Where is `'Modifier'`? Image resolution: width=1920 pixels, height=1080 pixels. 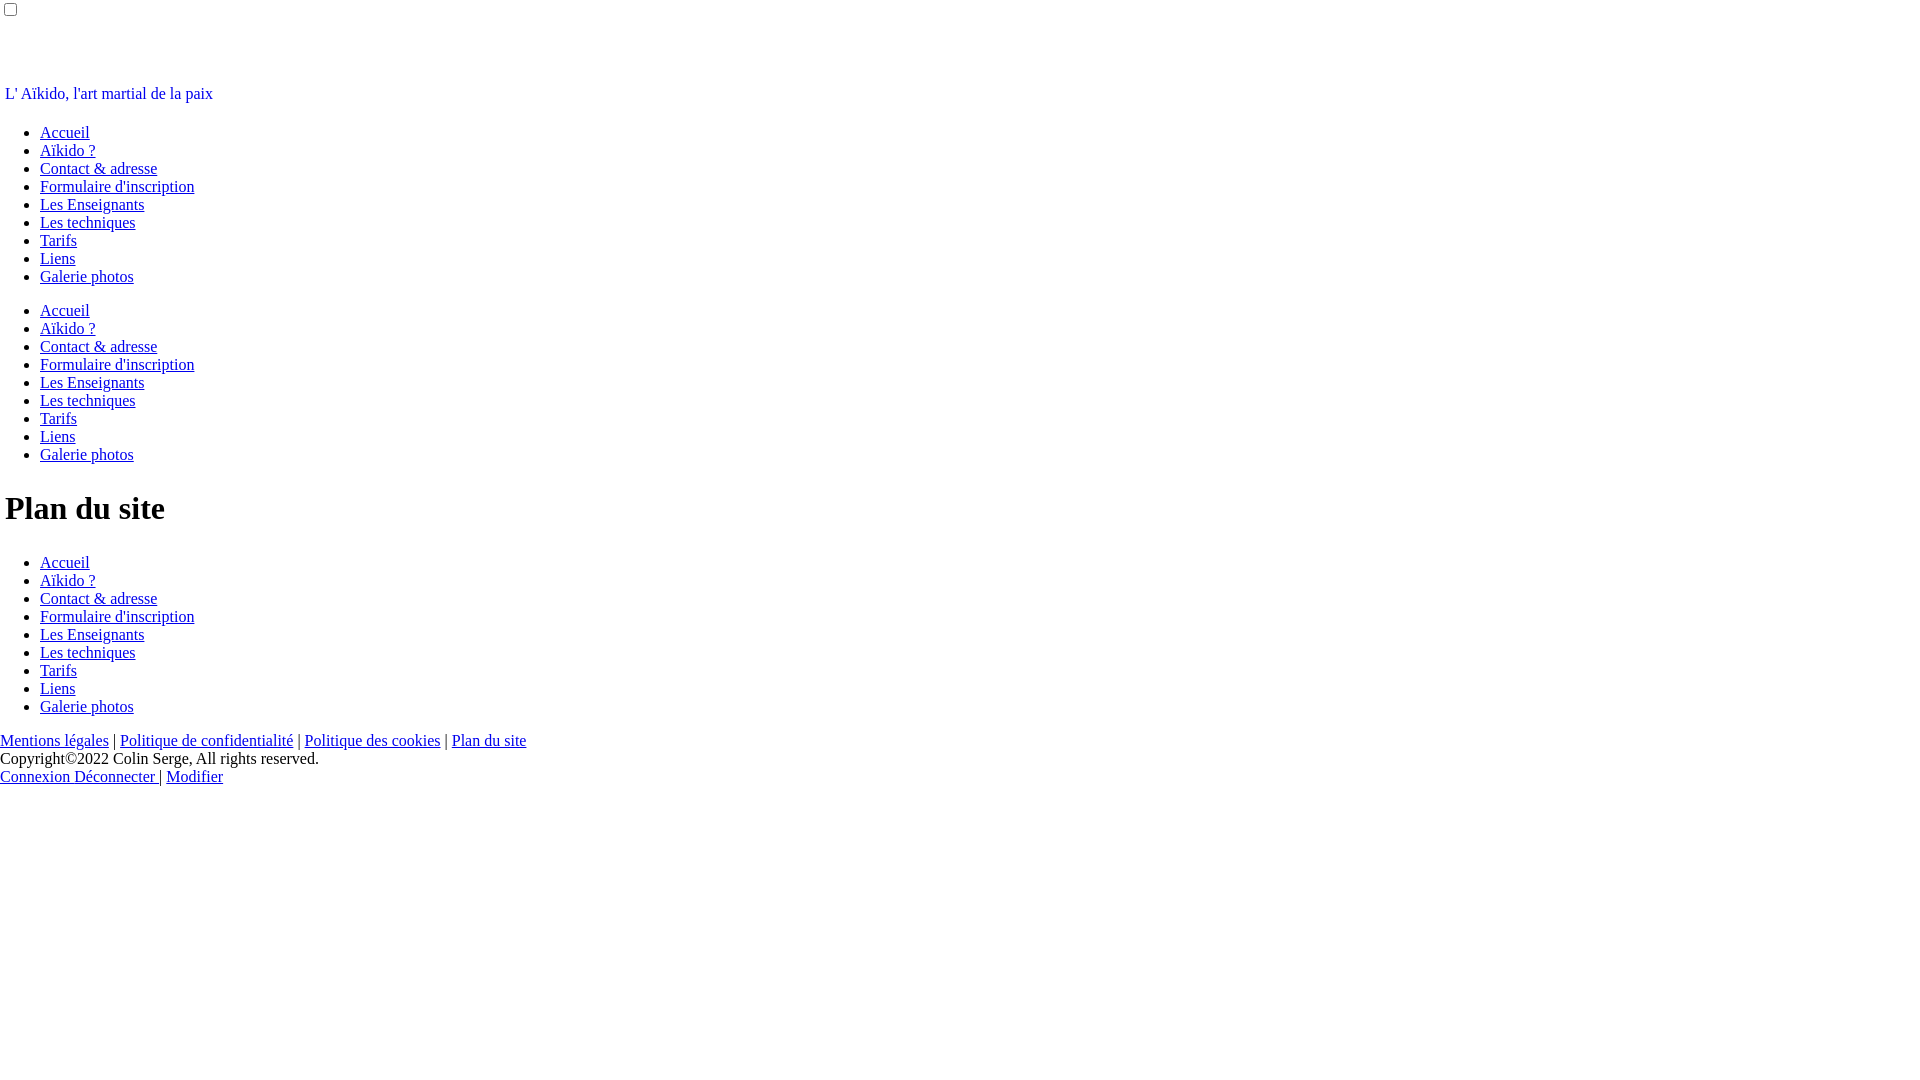 'Modifier' is located at coordinates (194, 775).